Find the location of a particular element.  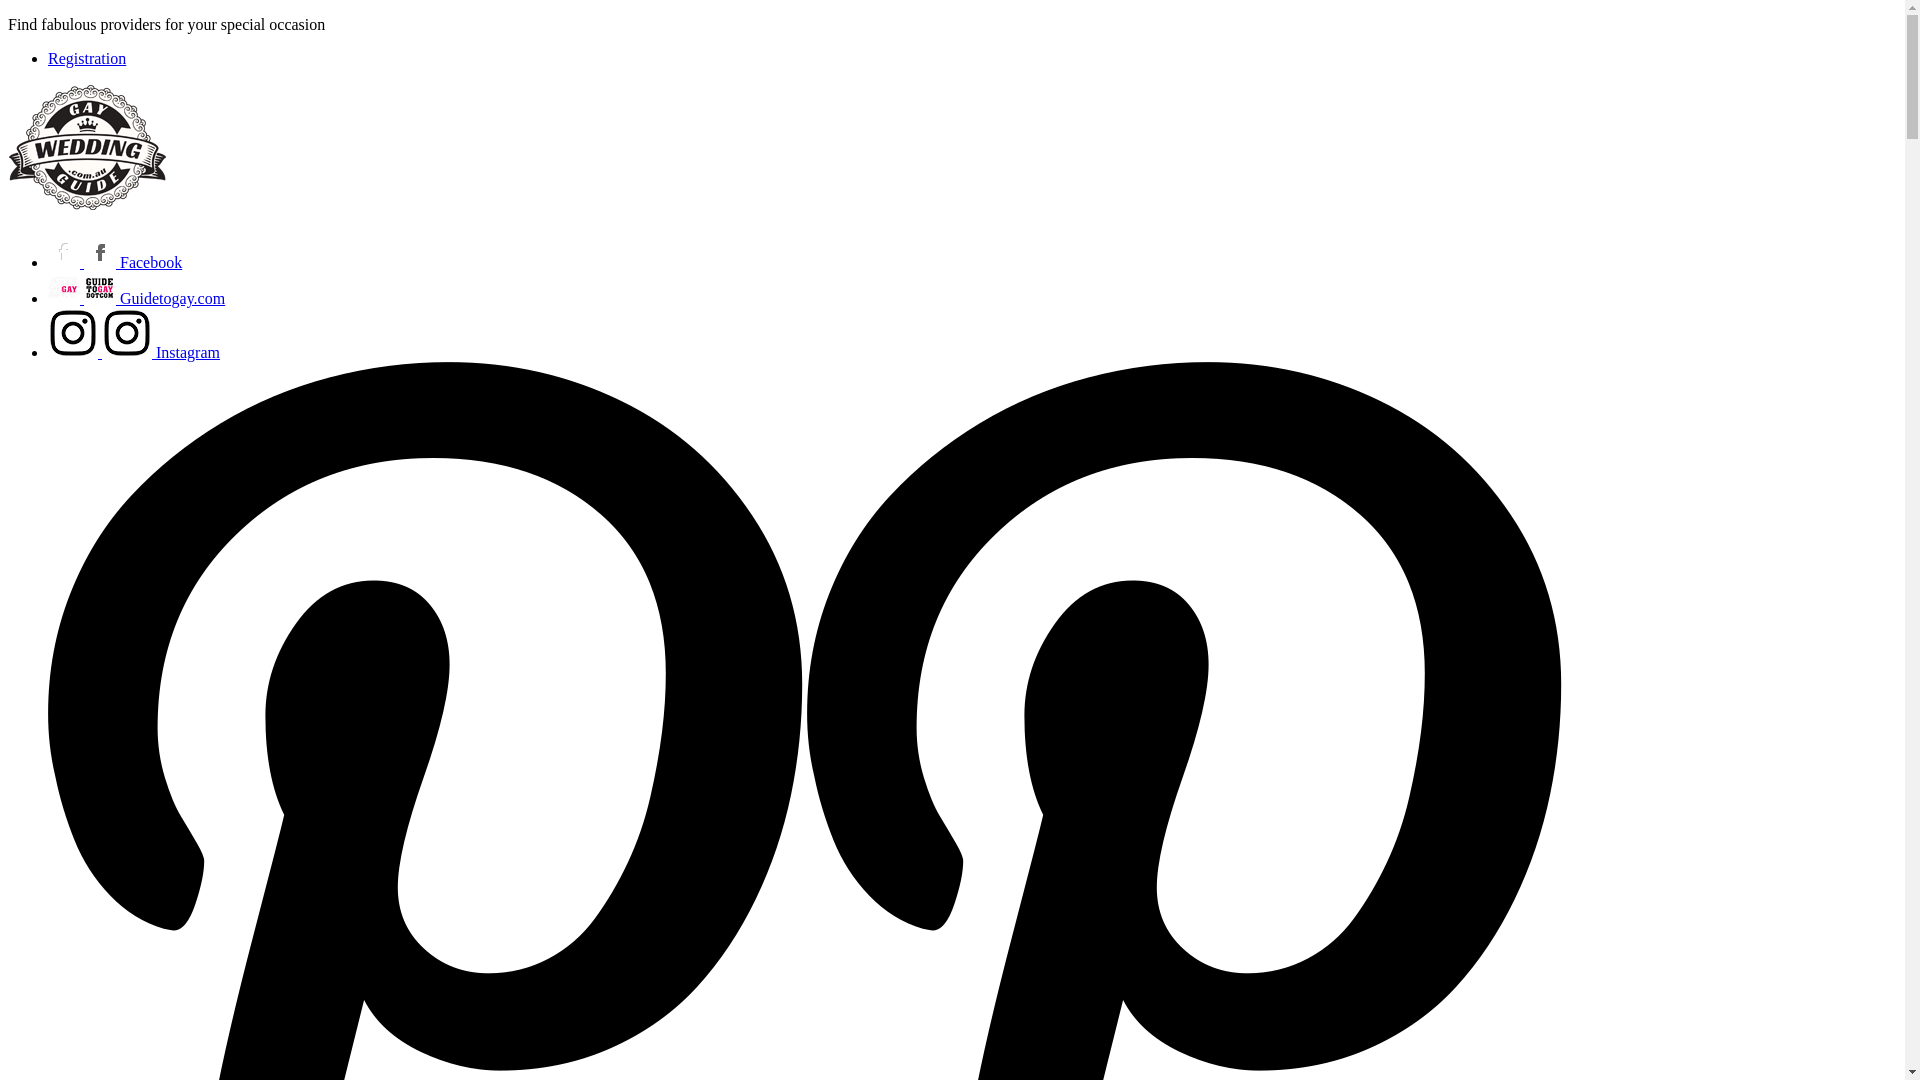

'GayWeddingGuide.com.au' is located at coordinates (87, 210).